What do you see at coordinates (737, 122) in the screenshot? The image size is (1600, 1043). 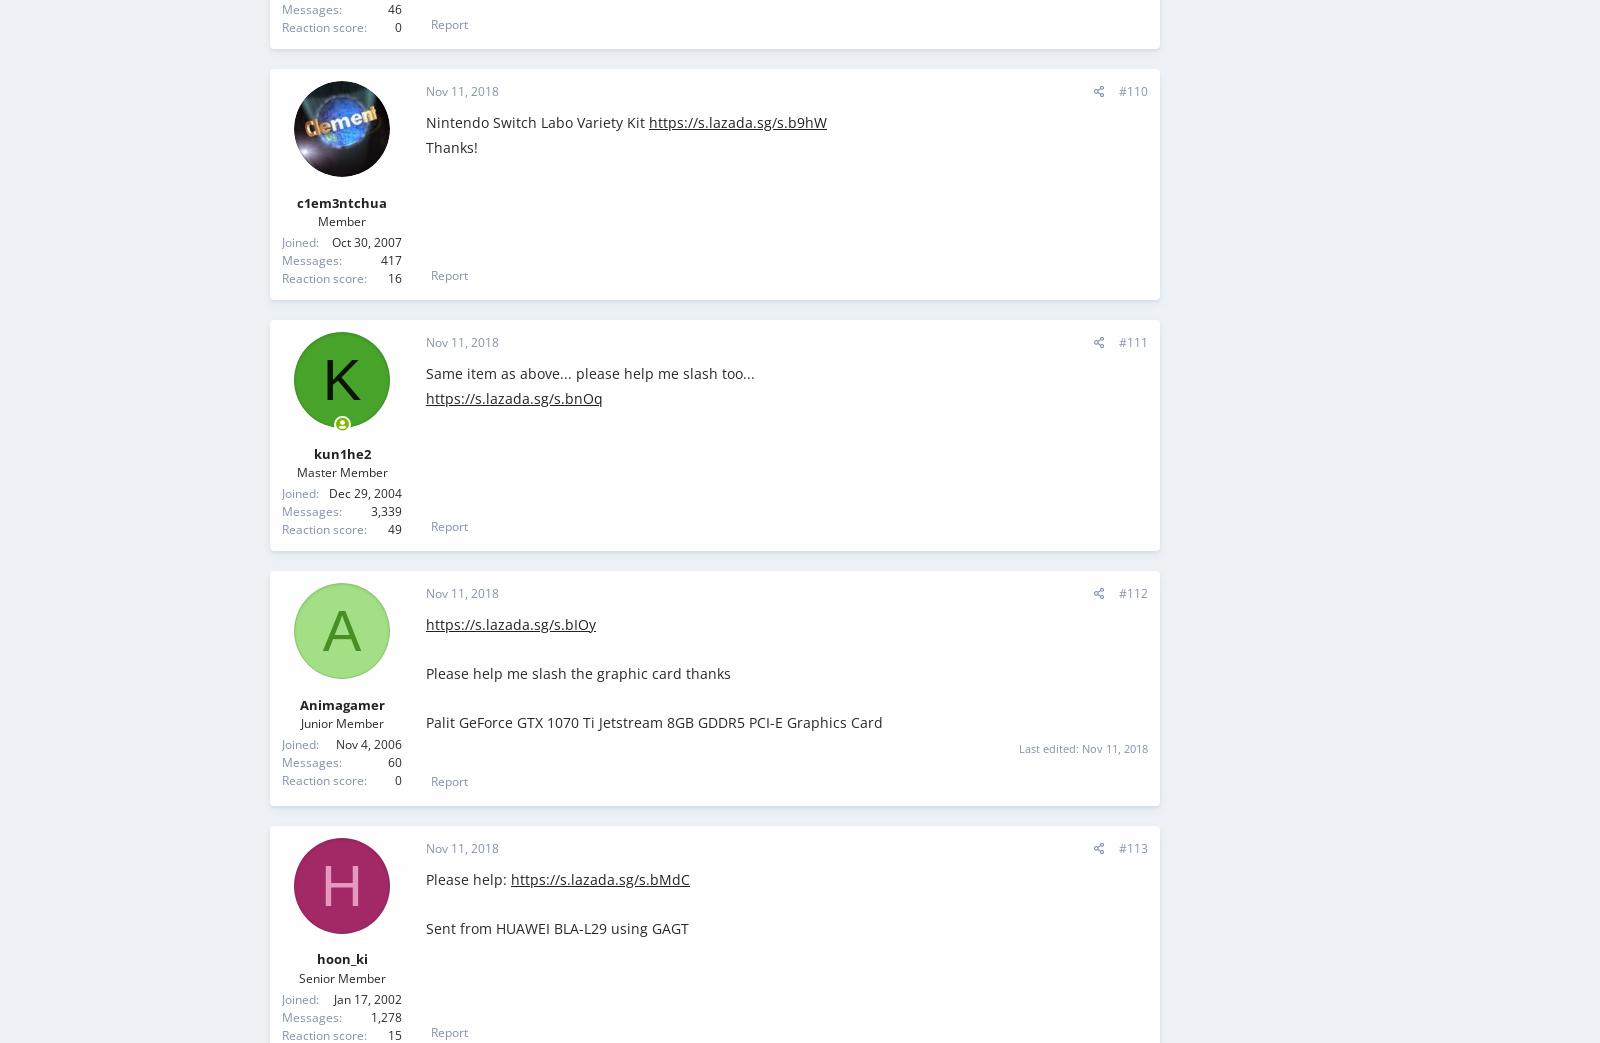 I see `'https://s.lazada.sg/s.b9hW'` at bounding box center [737, 122].